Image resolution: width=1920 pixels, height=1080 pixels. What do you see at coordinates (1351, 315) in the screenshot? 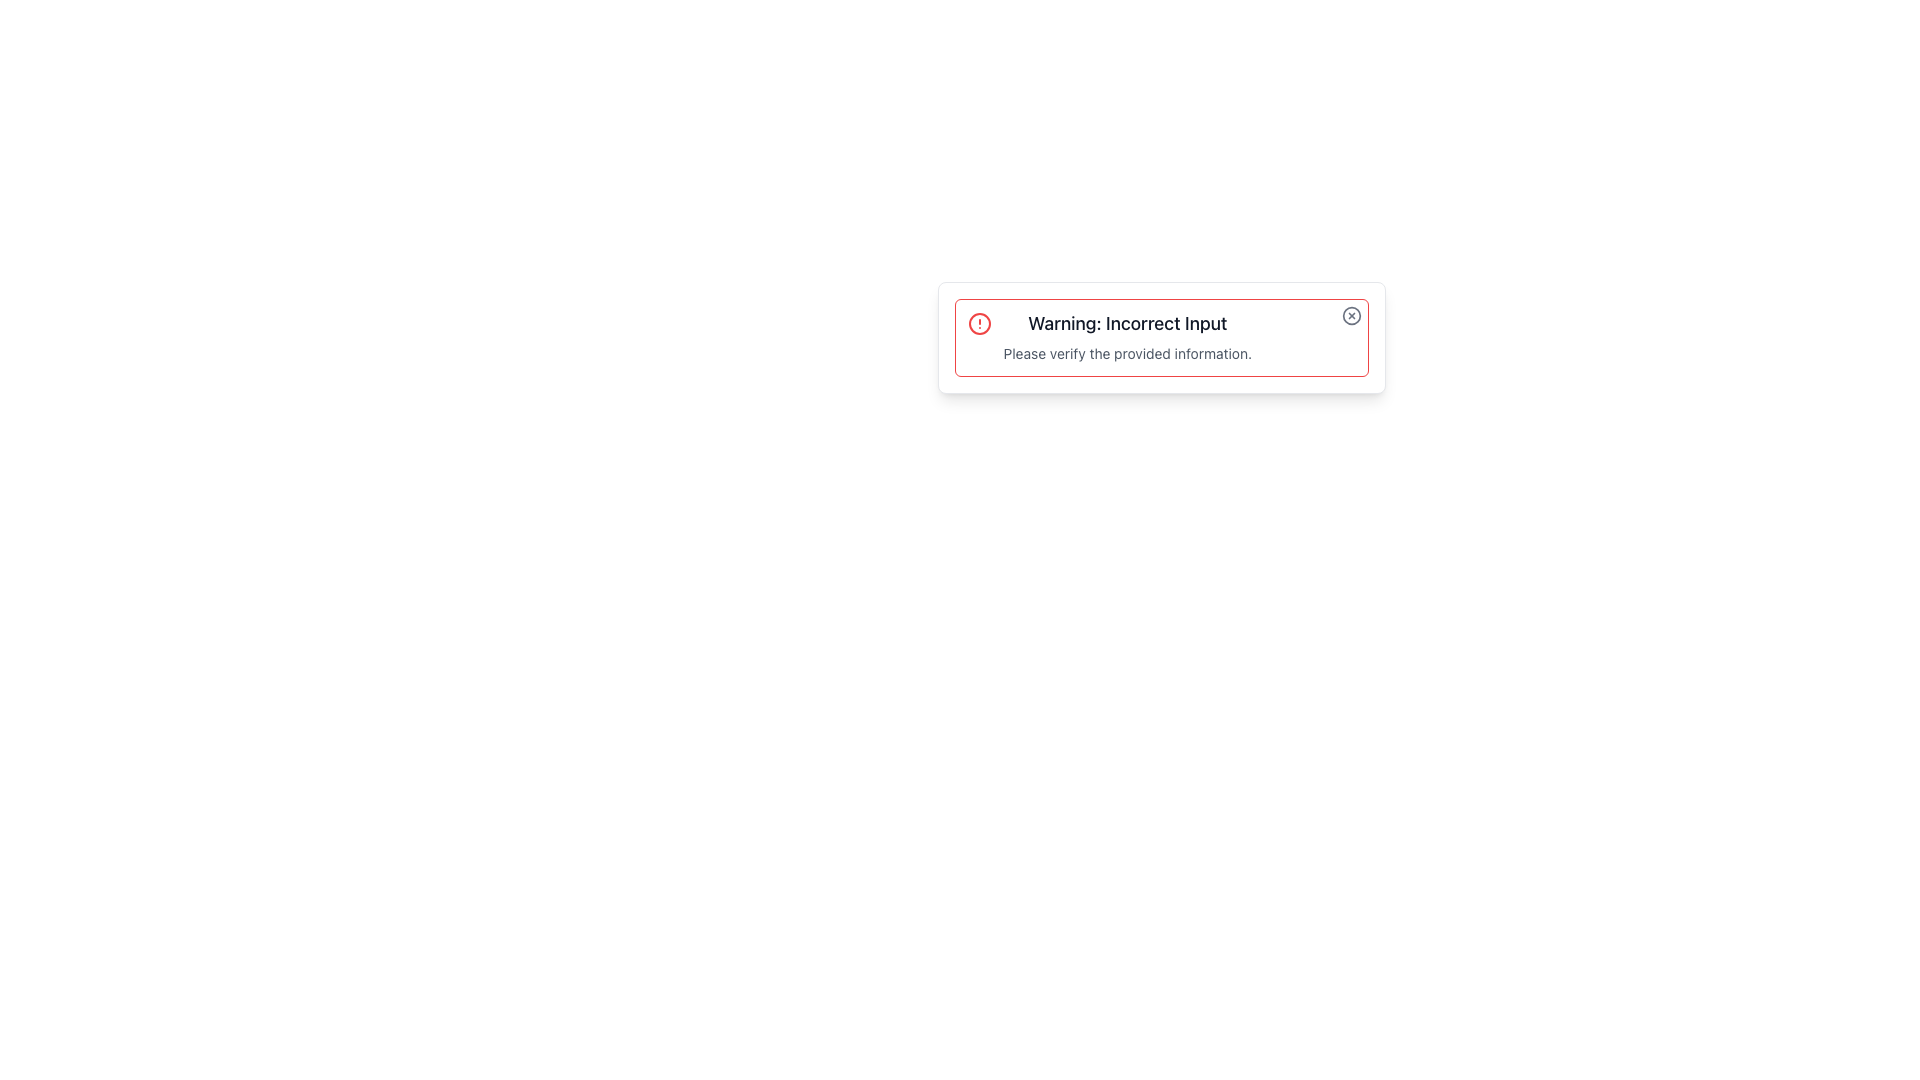
I see `the close button styled with a circle containing a close icon located at the upper-right corner of the warning alert box` at bounding box center [1351, 315].